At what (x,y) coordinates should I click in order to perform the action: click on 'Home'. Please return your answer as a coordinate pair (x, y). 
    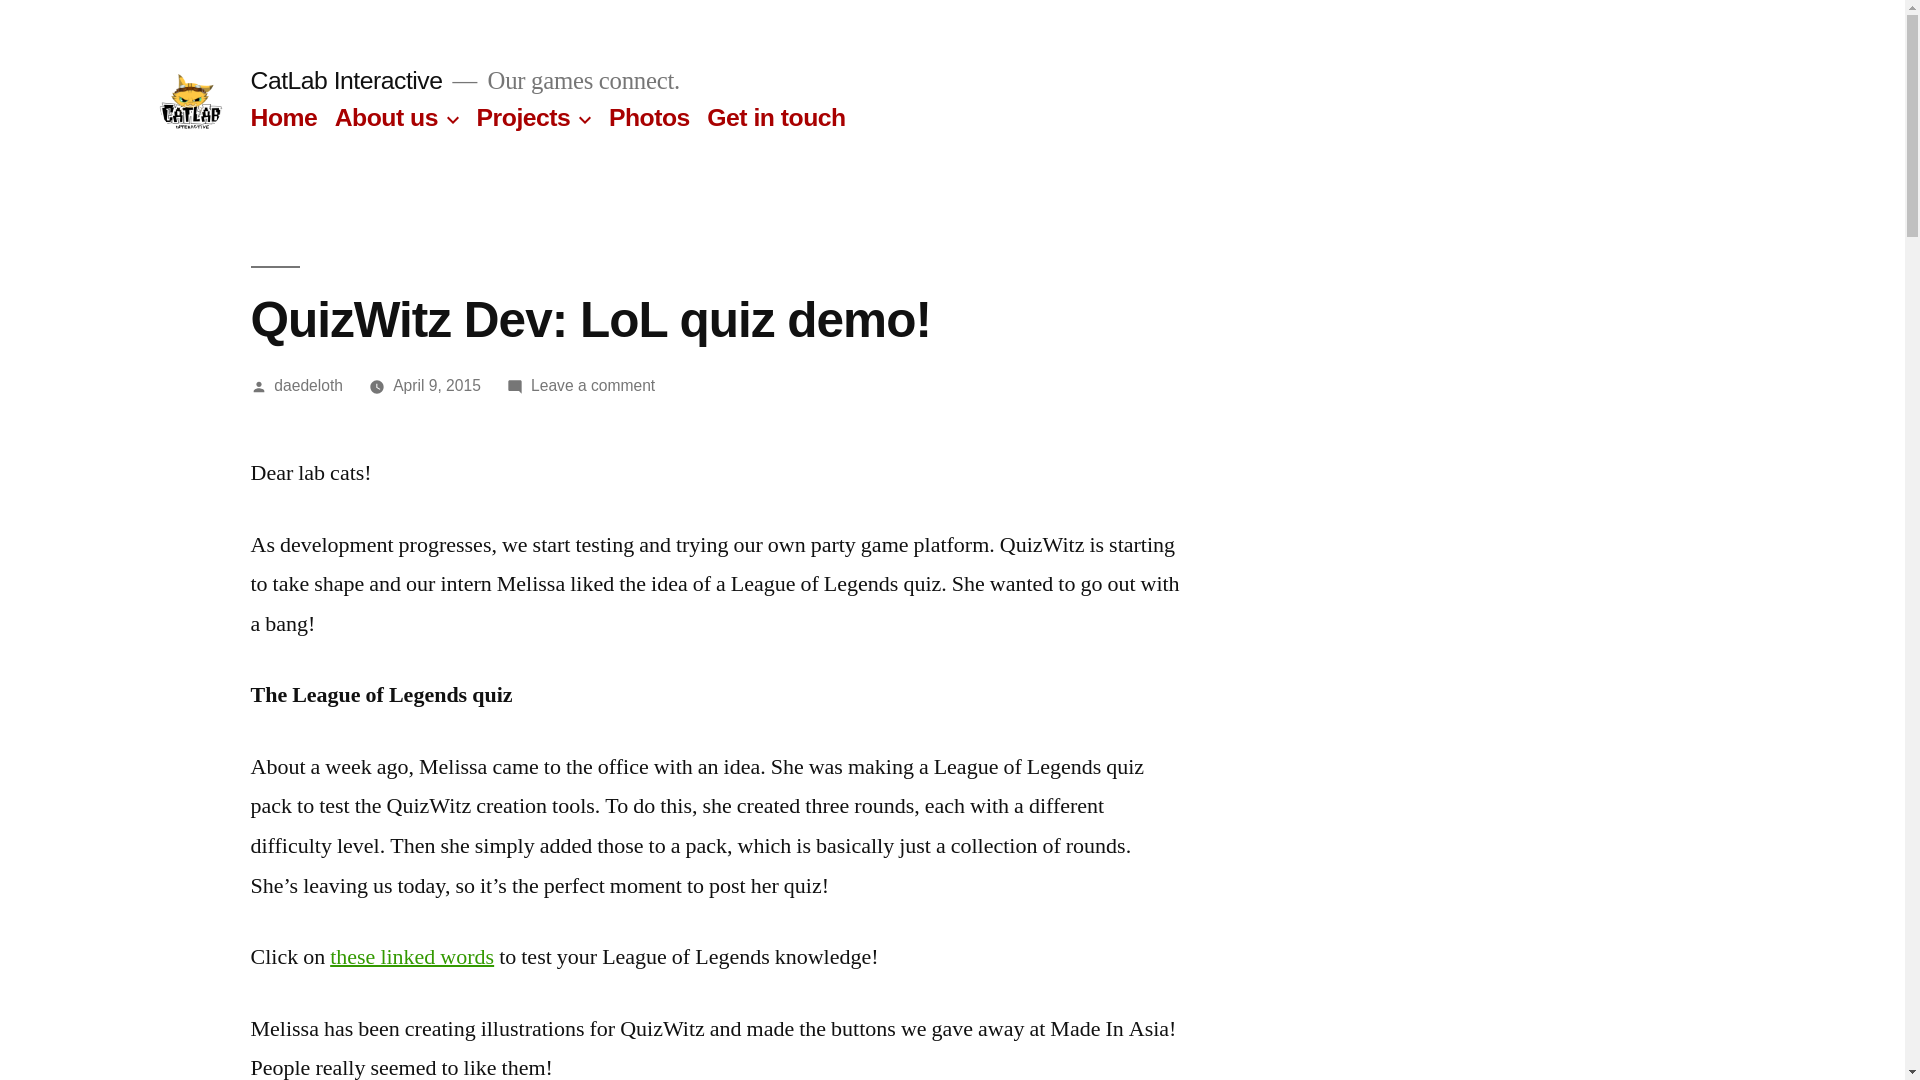
    Looking at the image, I should click on (282, 117).